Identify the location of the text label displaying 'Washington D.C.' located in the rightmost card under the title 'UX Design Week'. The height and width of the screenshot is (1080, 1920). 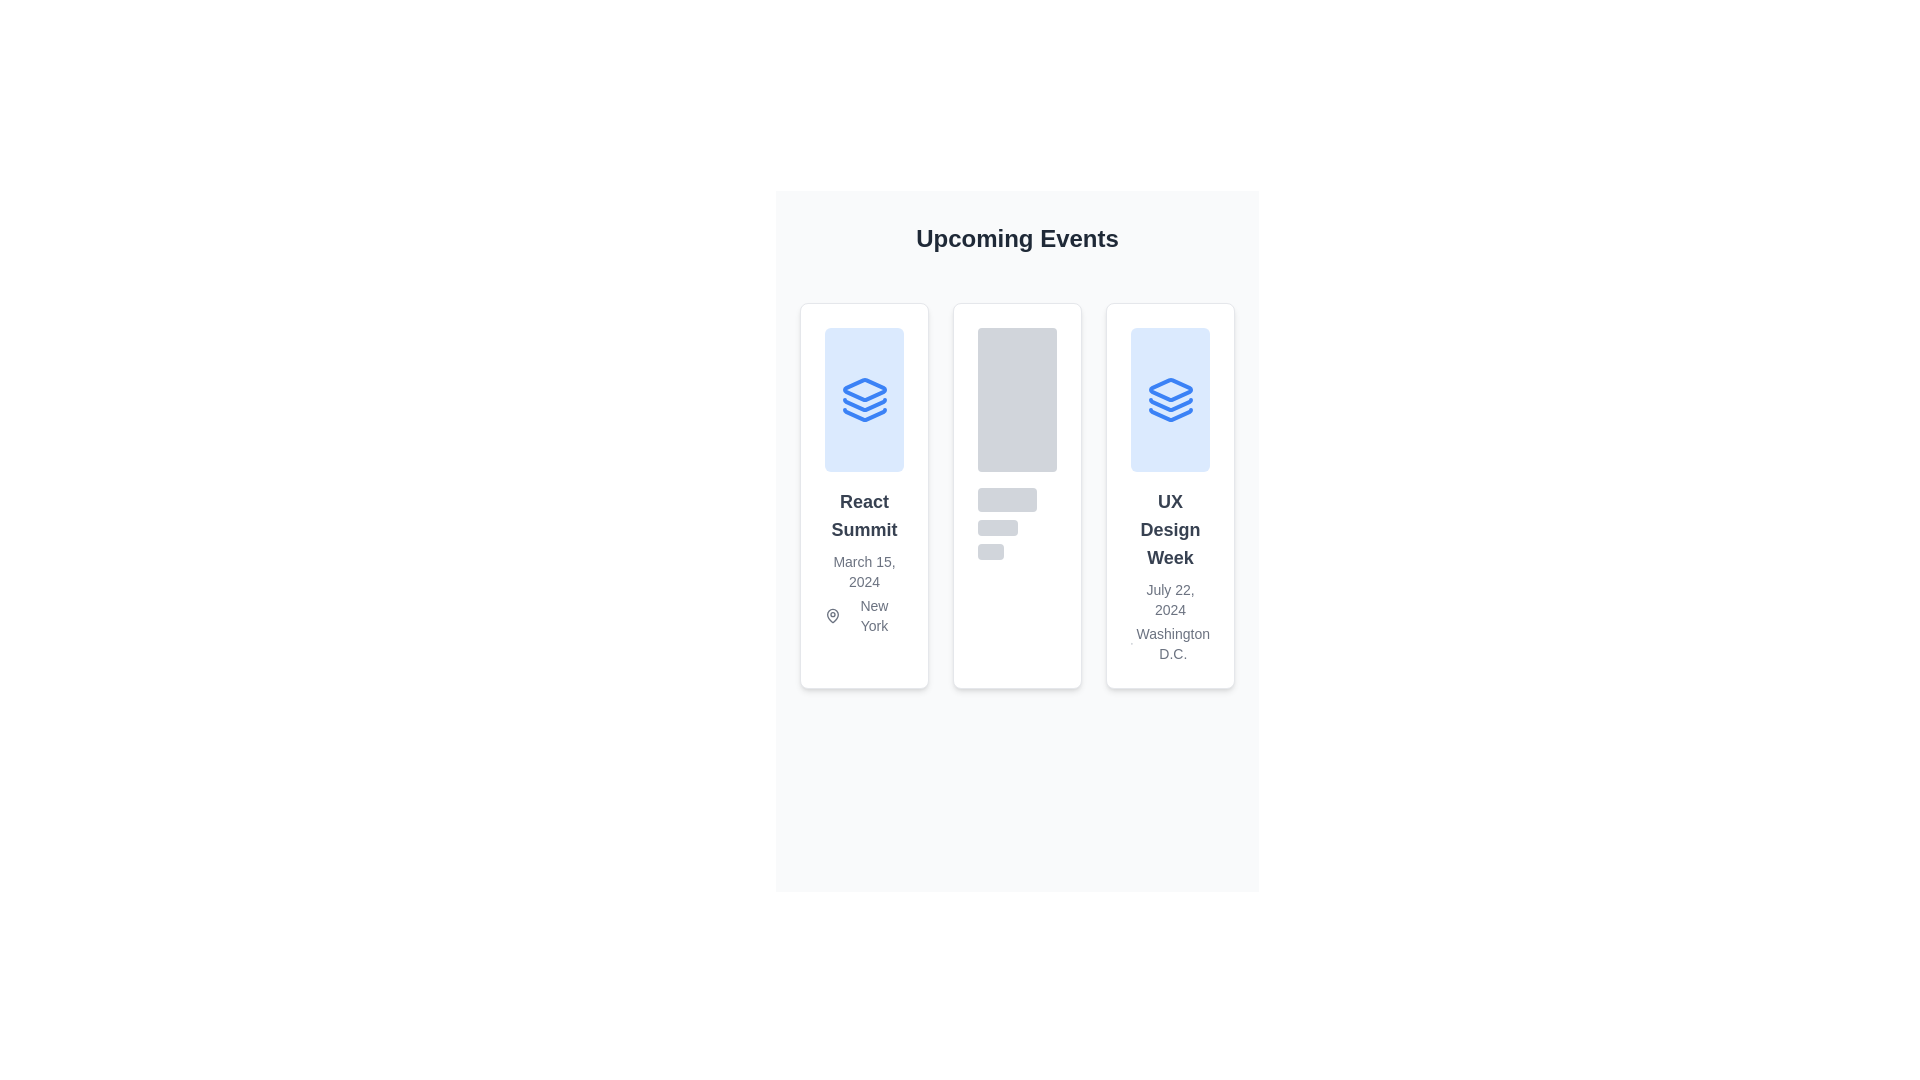
(1170, 644).